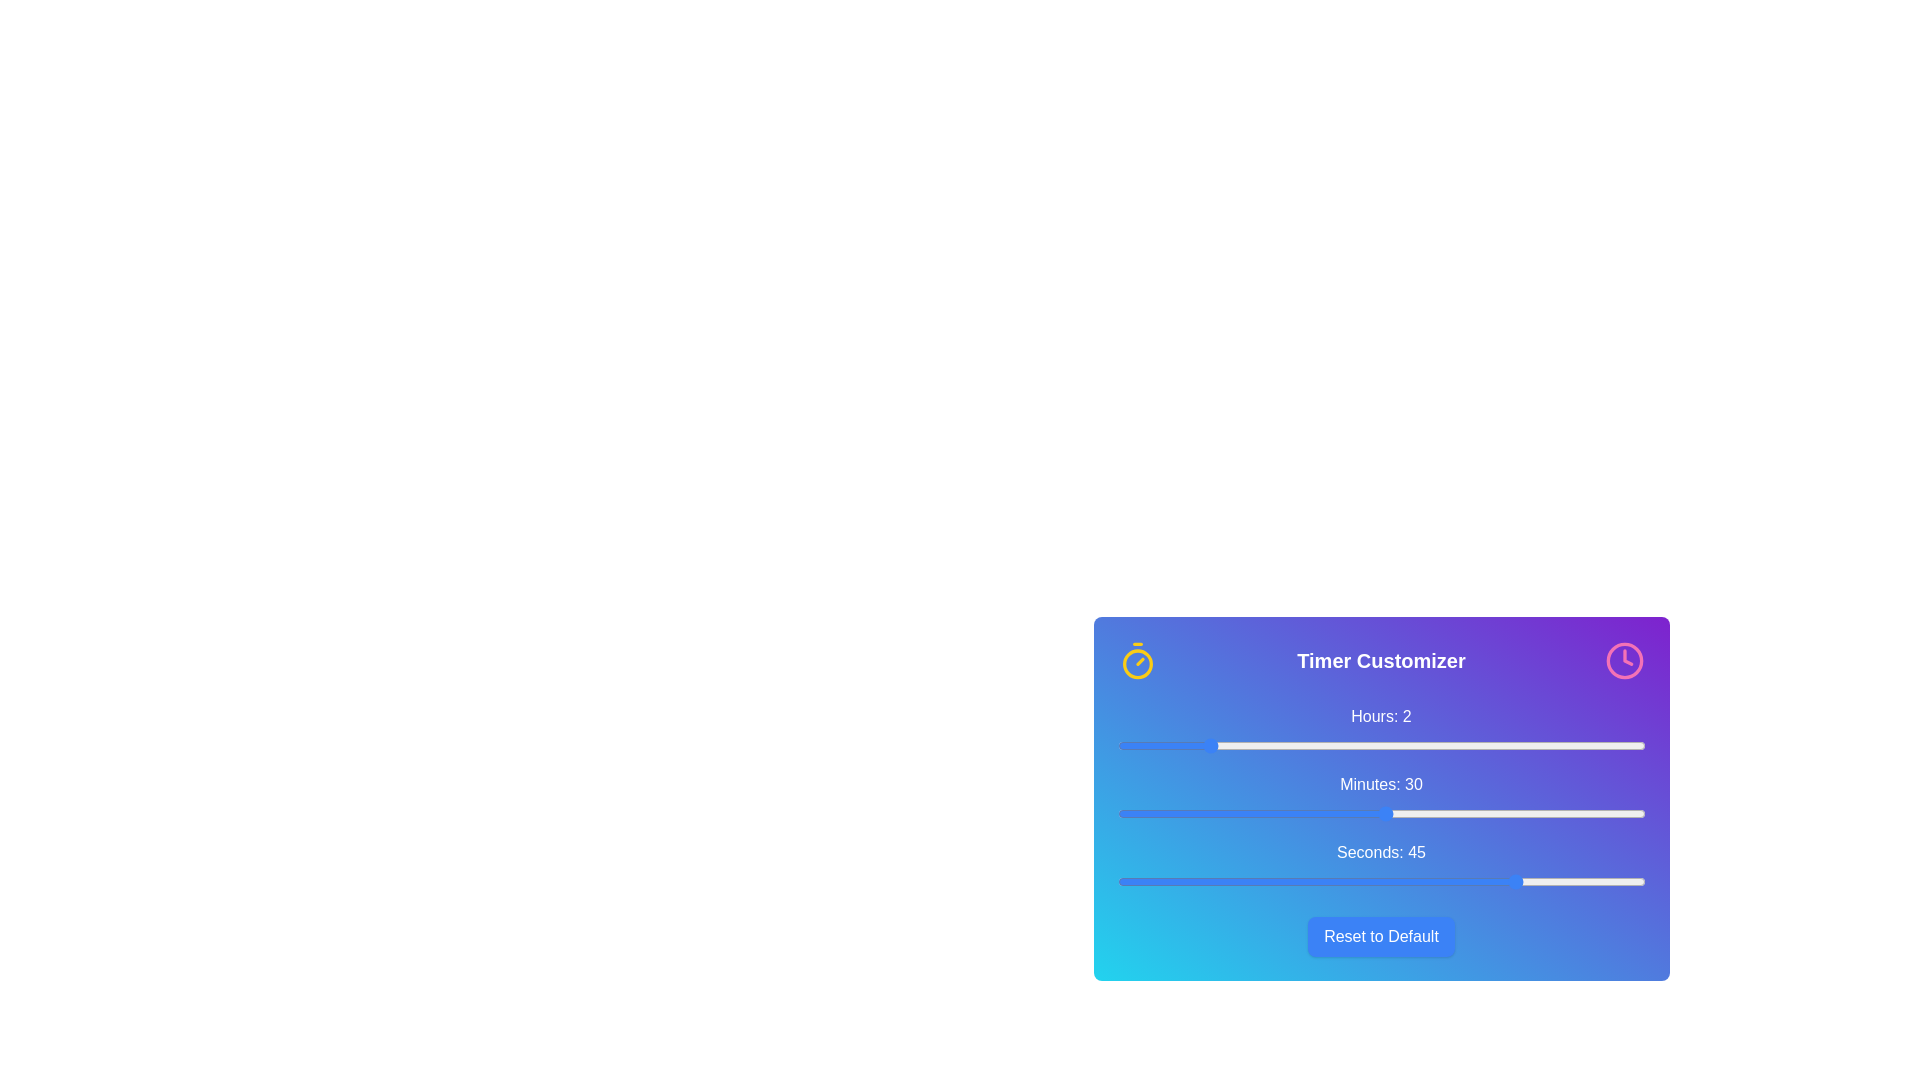 This screenshot has width=1920, height=1080. Describe the element at coordinates (1537, 881) in the screenshot. I see `the 'seconds' slider to set the value to 47` at that location.